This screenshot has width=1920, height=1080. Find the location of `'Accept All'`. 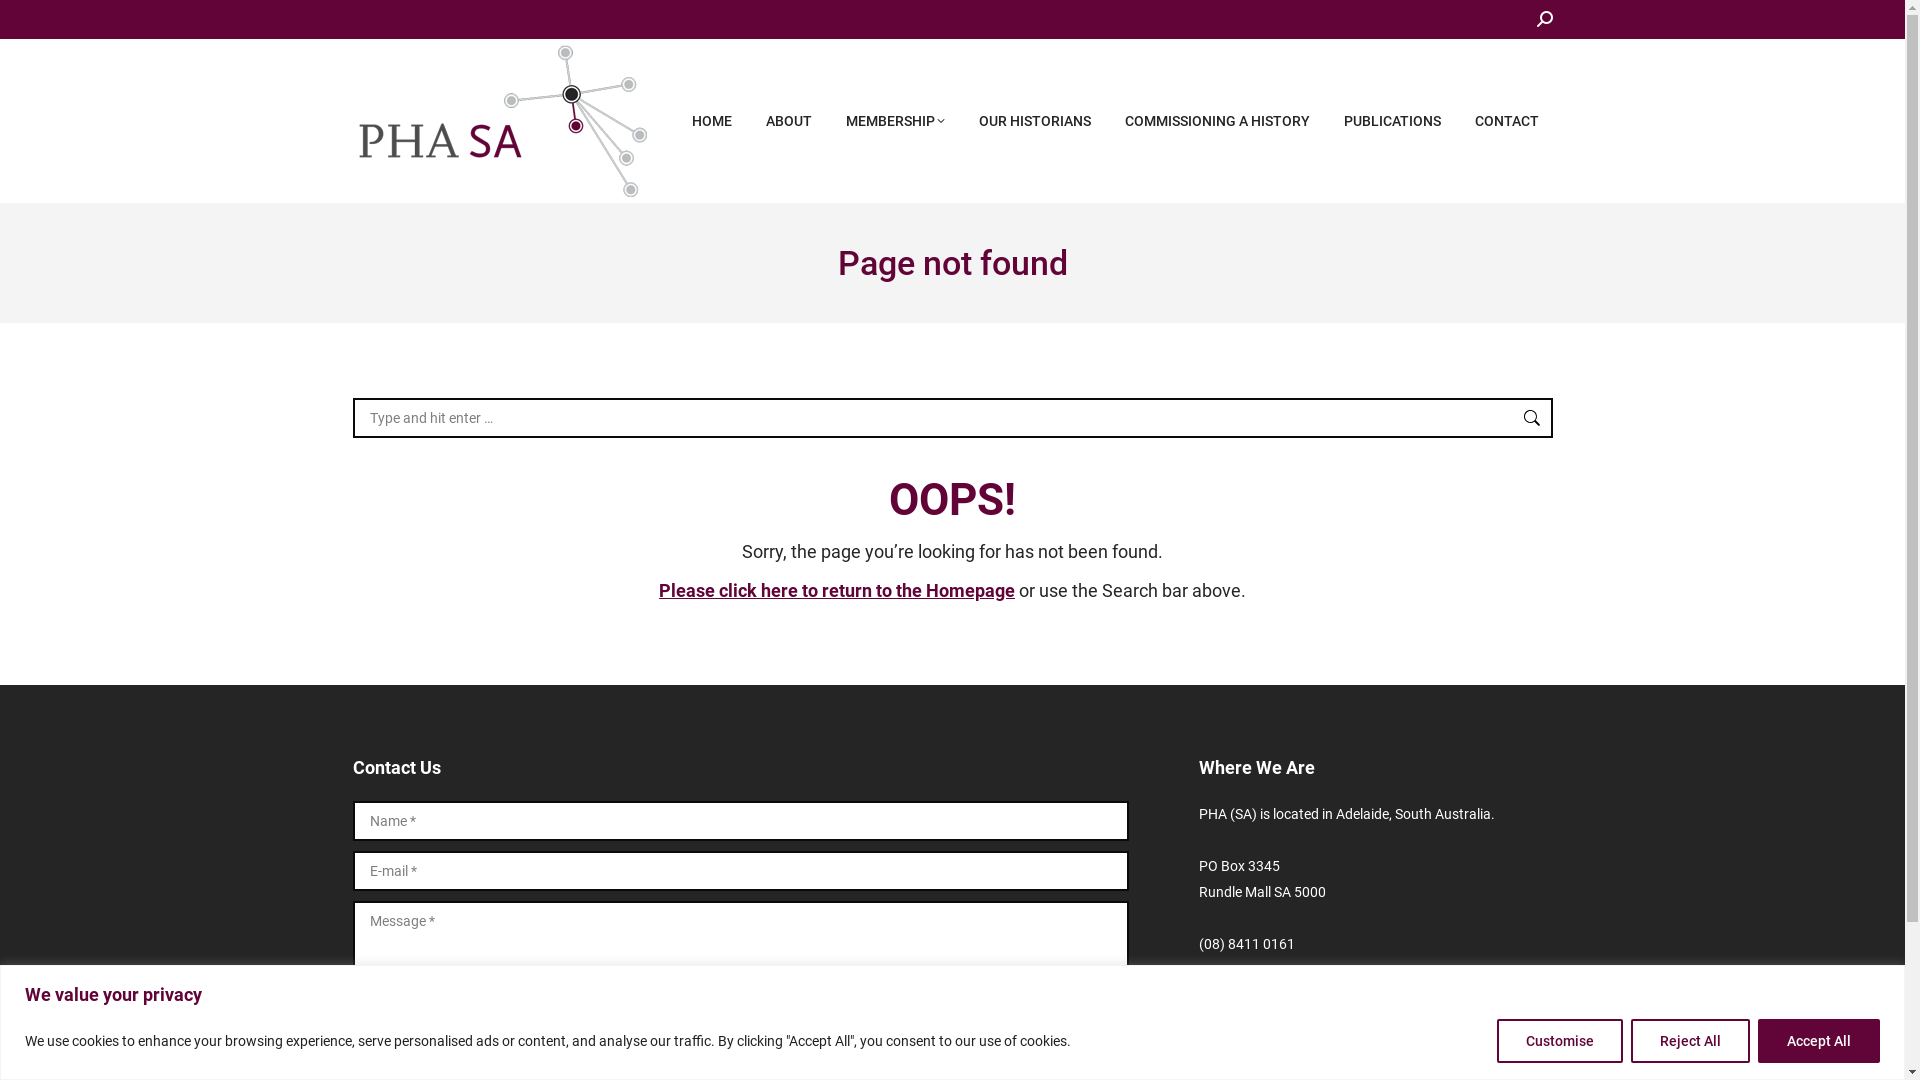

'Accept All' is located at coordinates (1819, 1039).